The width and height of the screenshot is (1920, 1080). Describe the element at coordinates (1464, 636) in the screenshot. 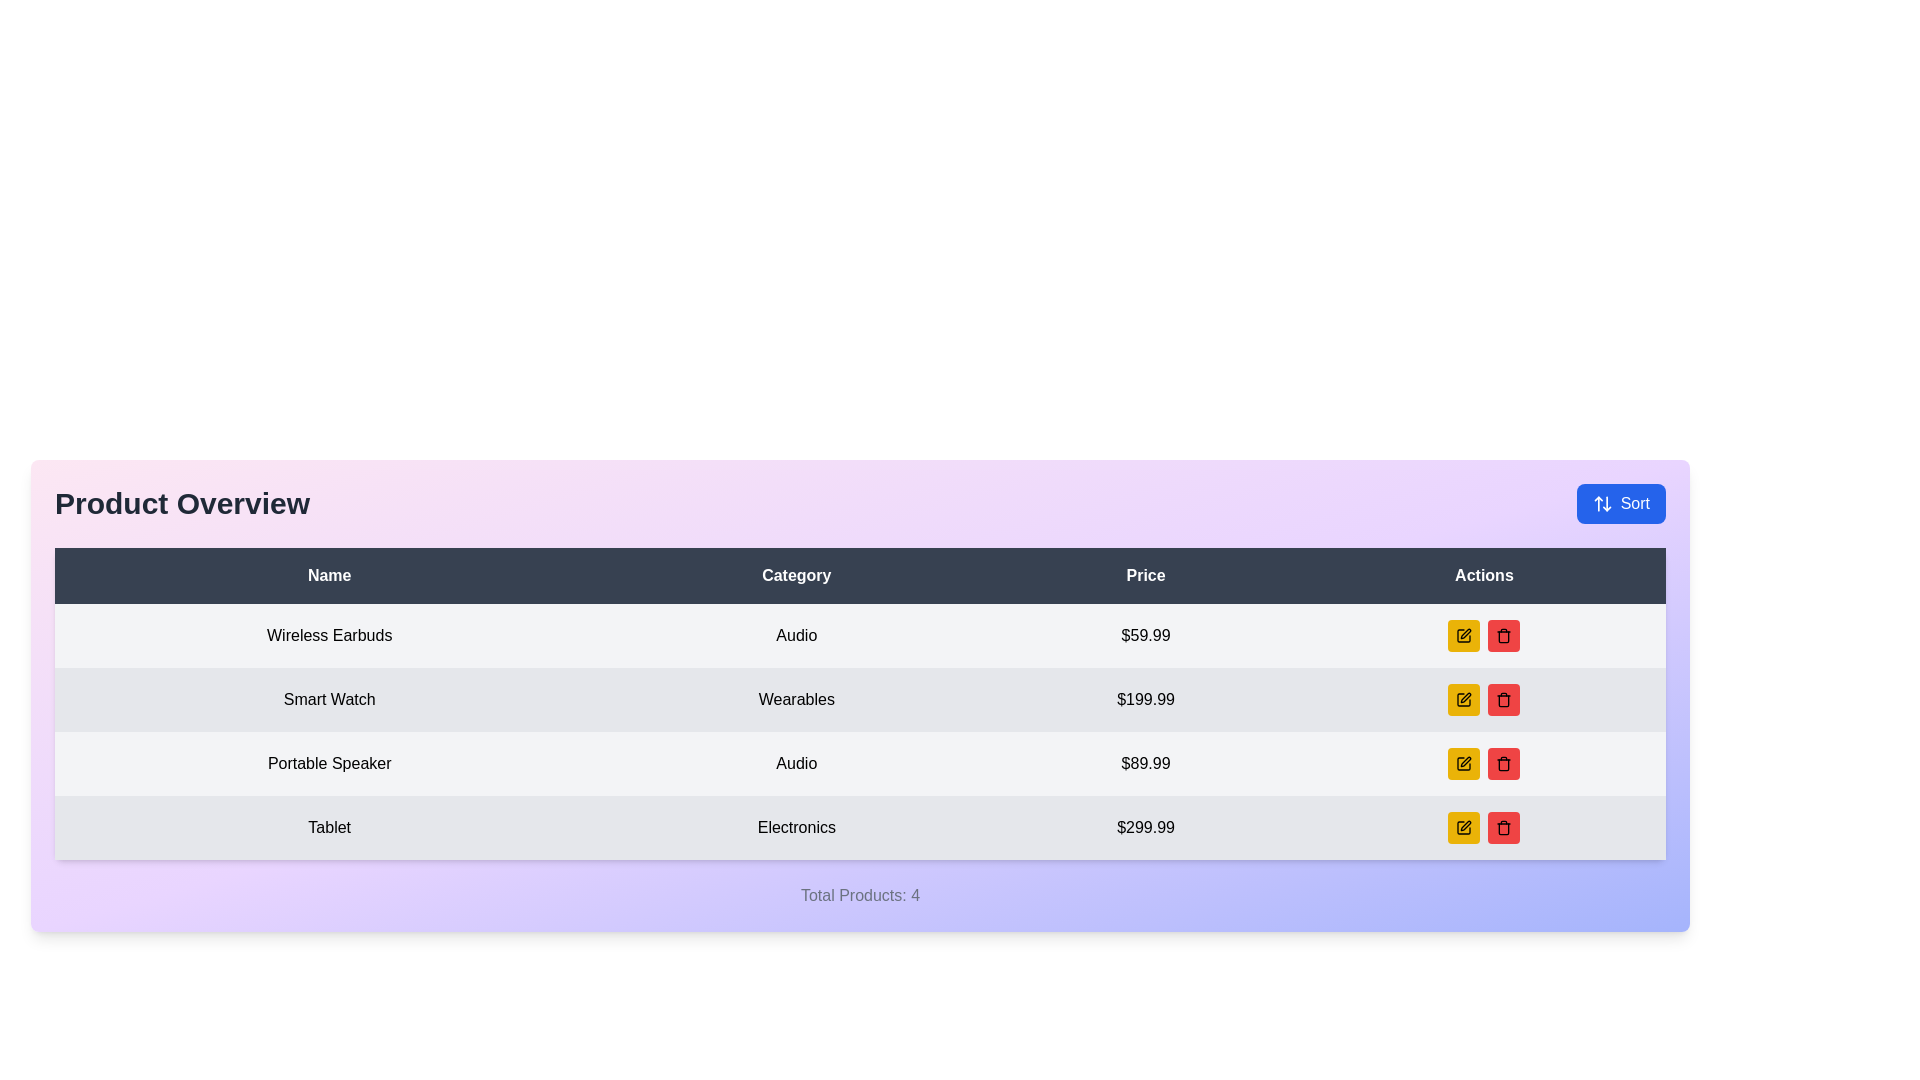

I see `the first button in the actions section of the table for the 'Wireless Earbuds' entry` at that location.